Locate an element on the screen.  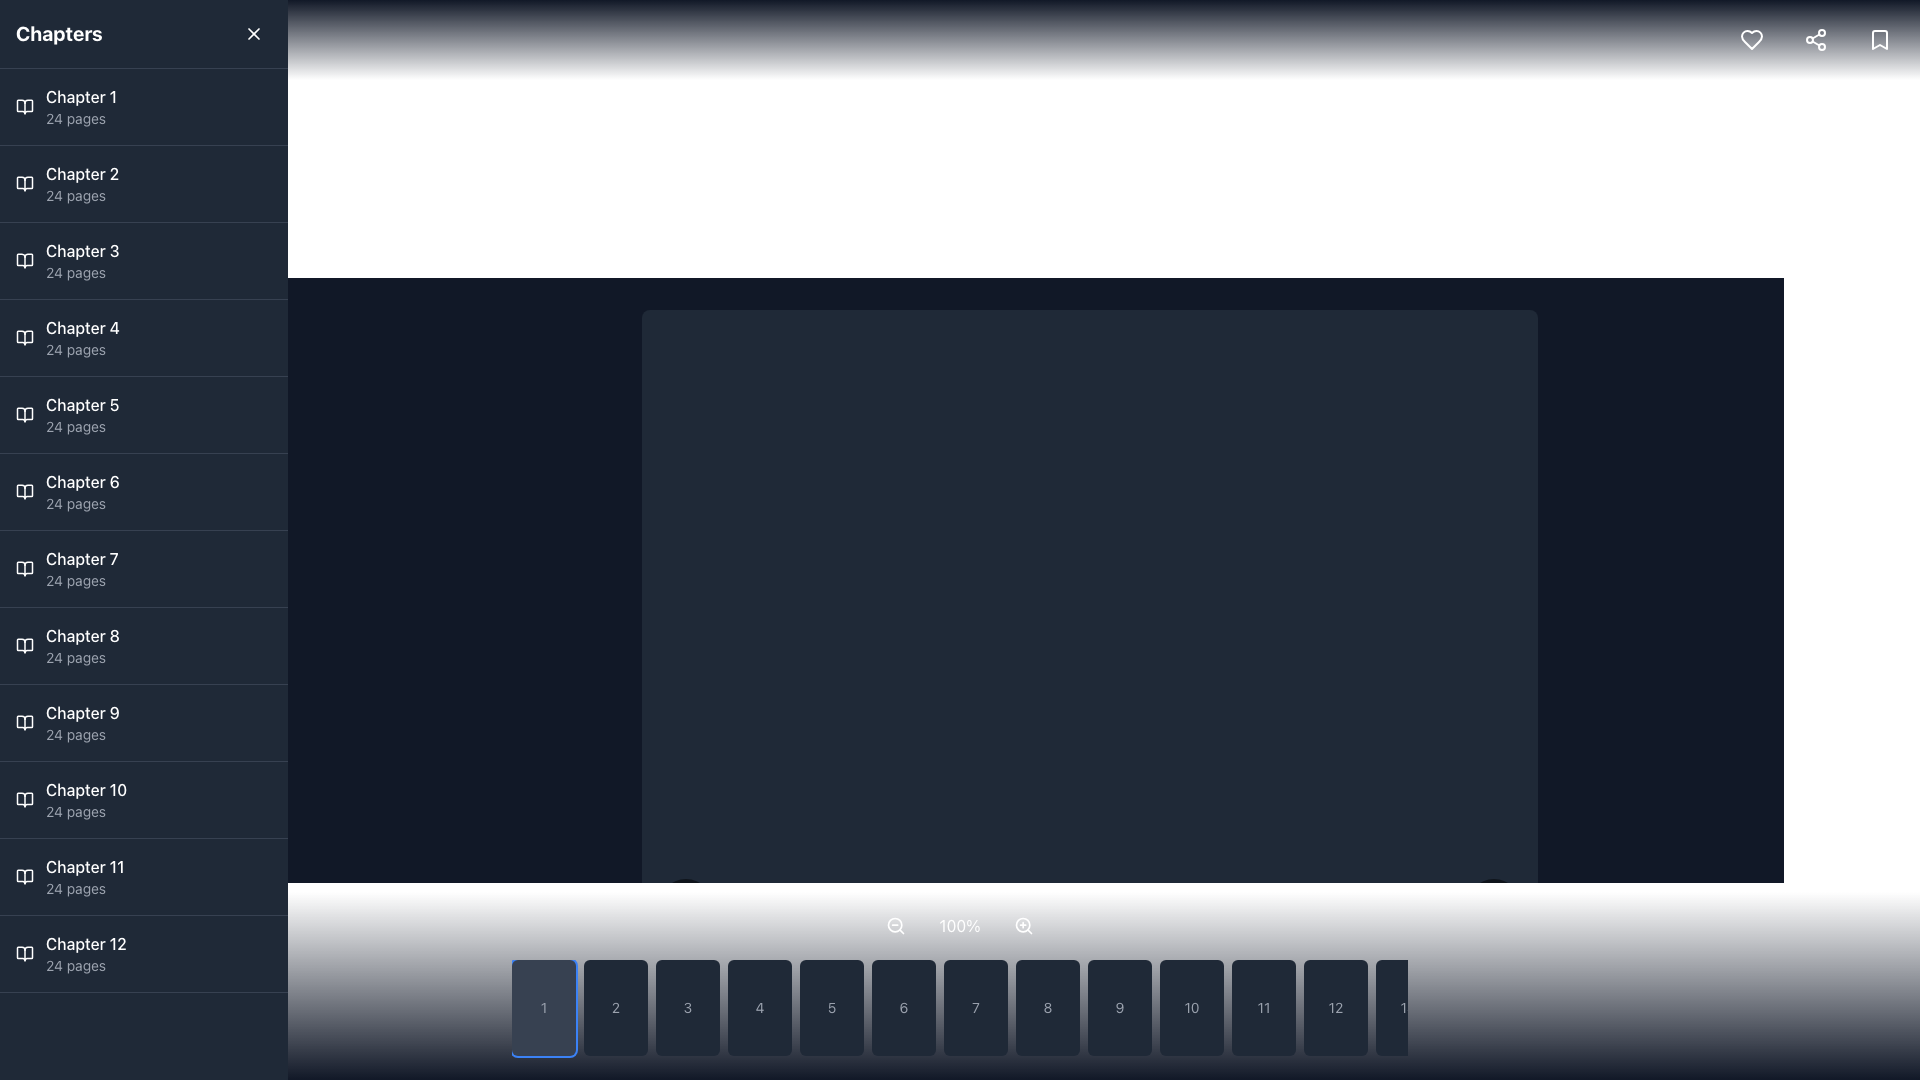
the icon representing 'Chapter 9' in the chapter list is located at coordinates (24, 722).